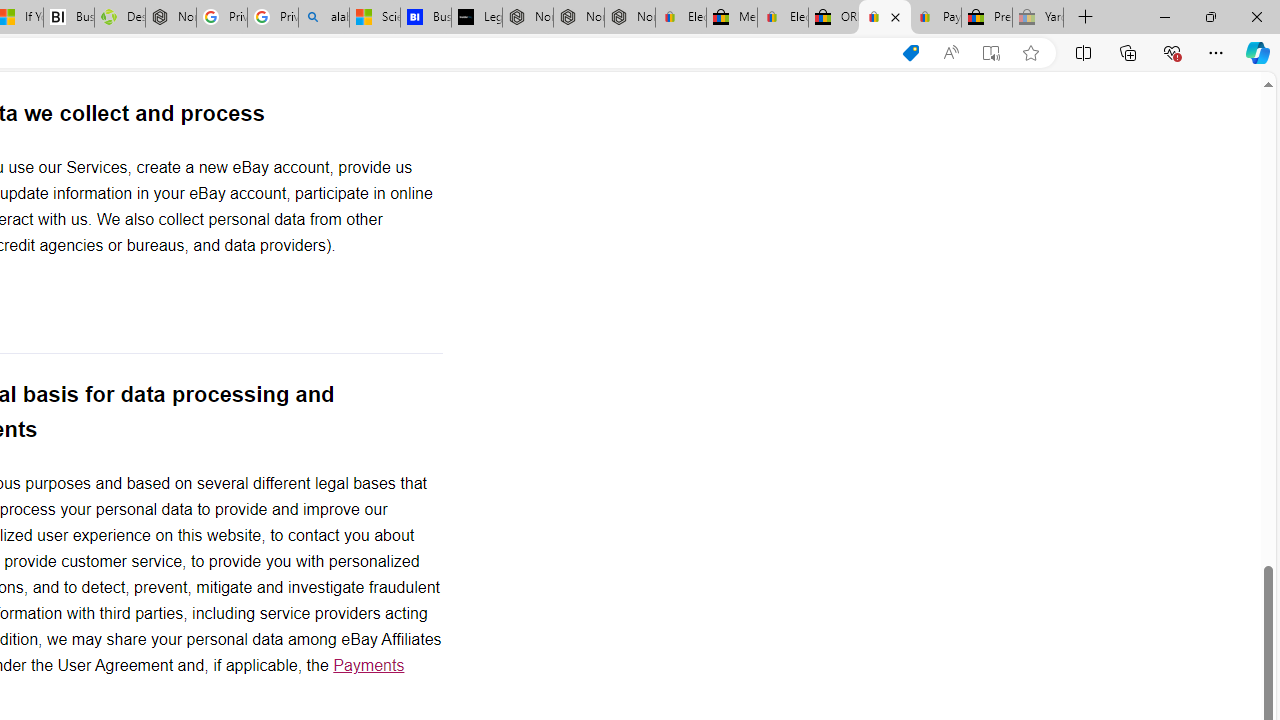  I want to click on 'Payments Terms of Use | eBay.com', so click(935, 17).